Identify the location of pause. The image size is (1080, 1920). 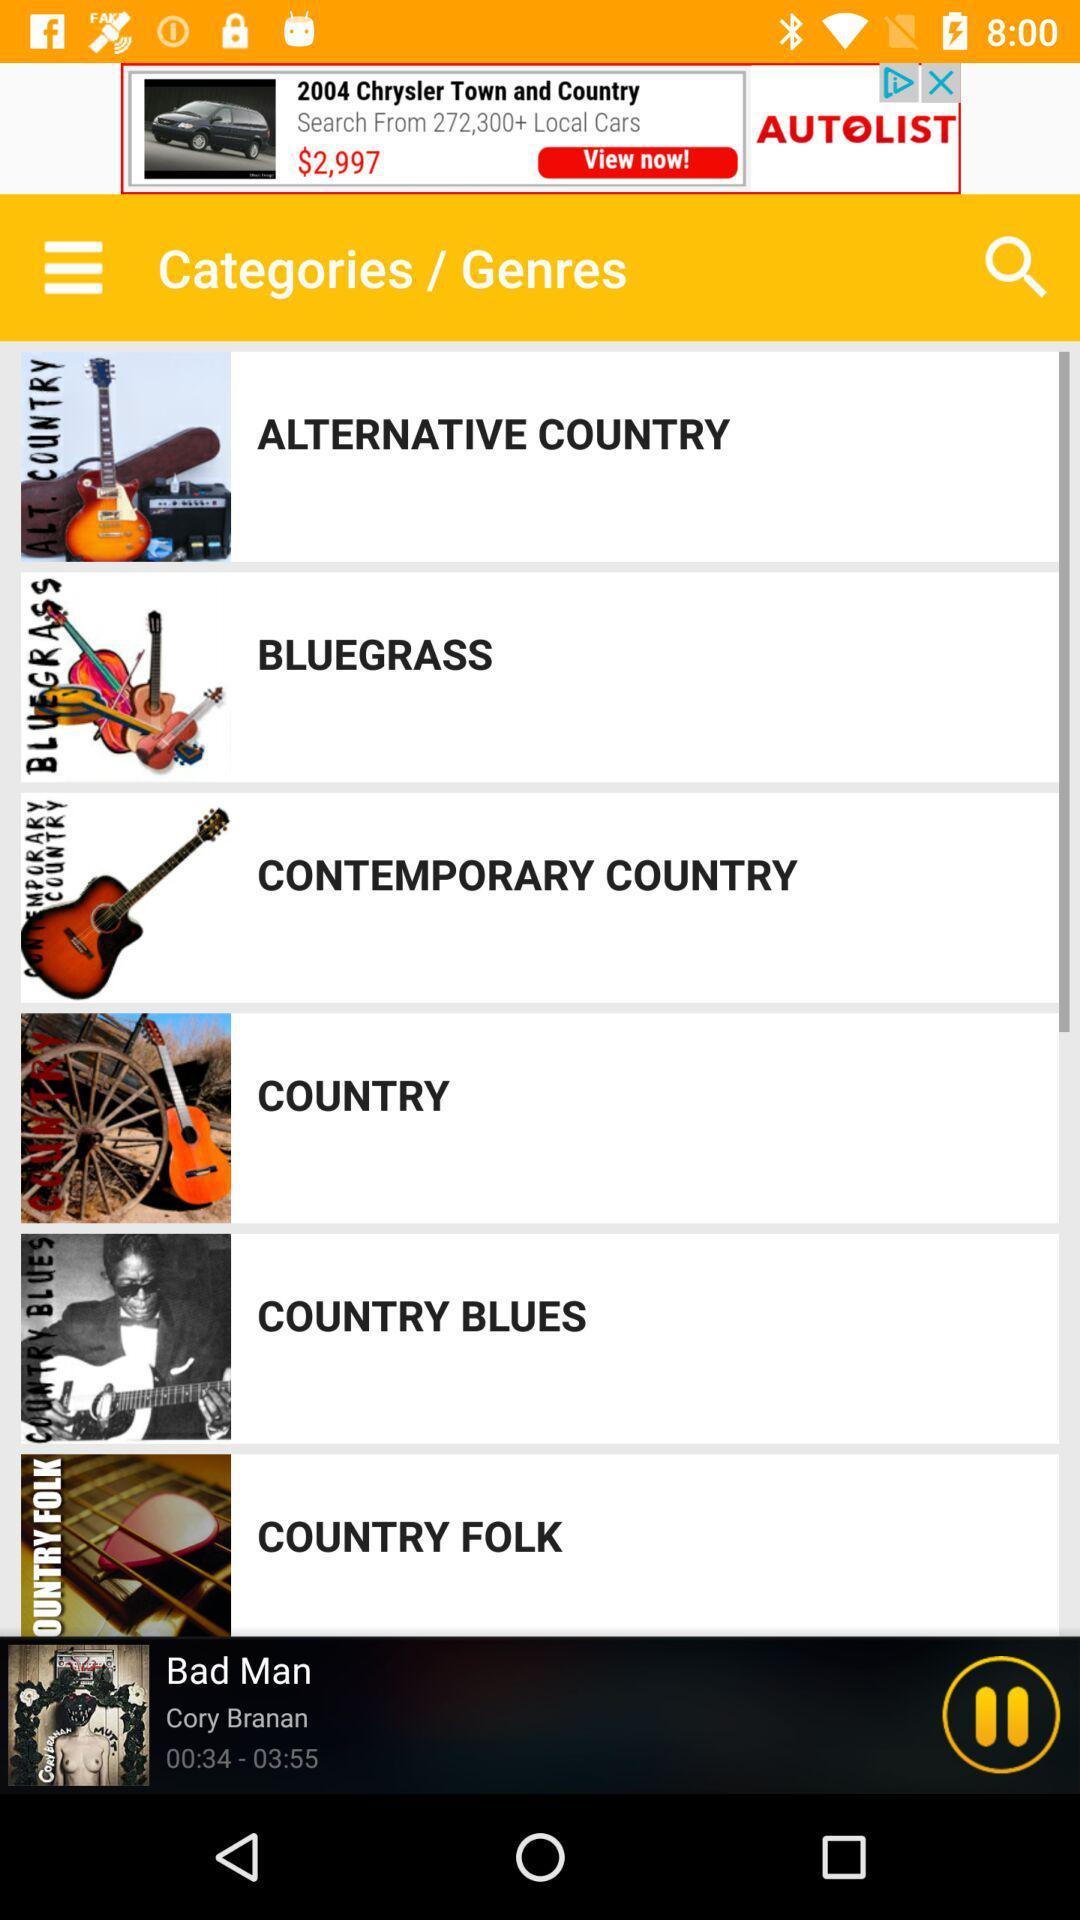
(1001, 1714).